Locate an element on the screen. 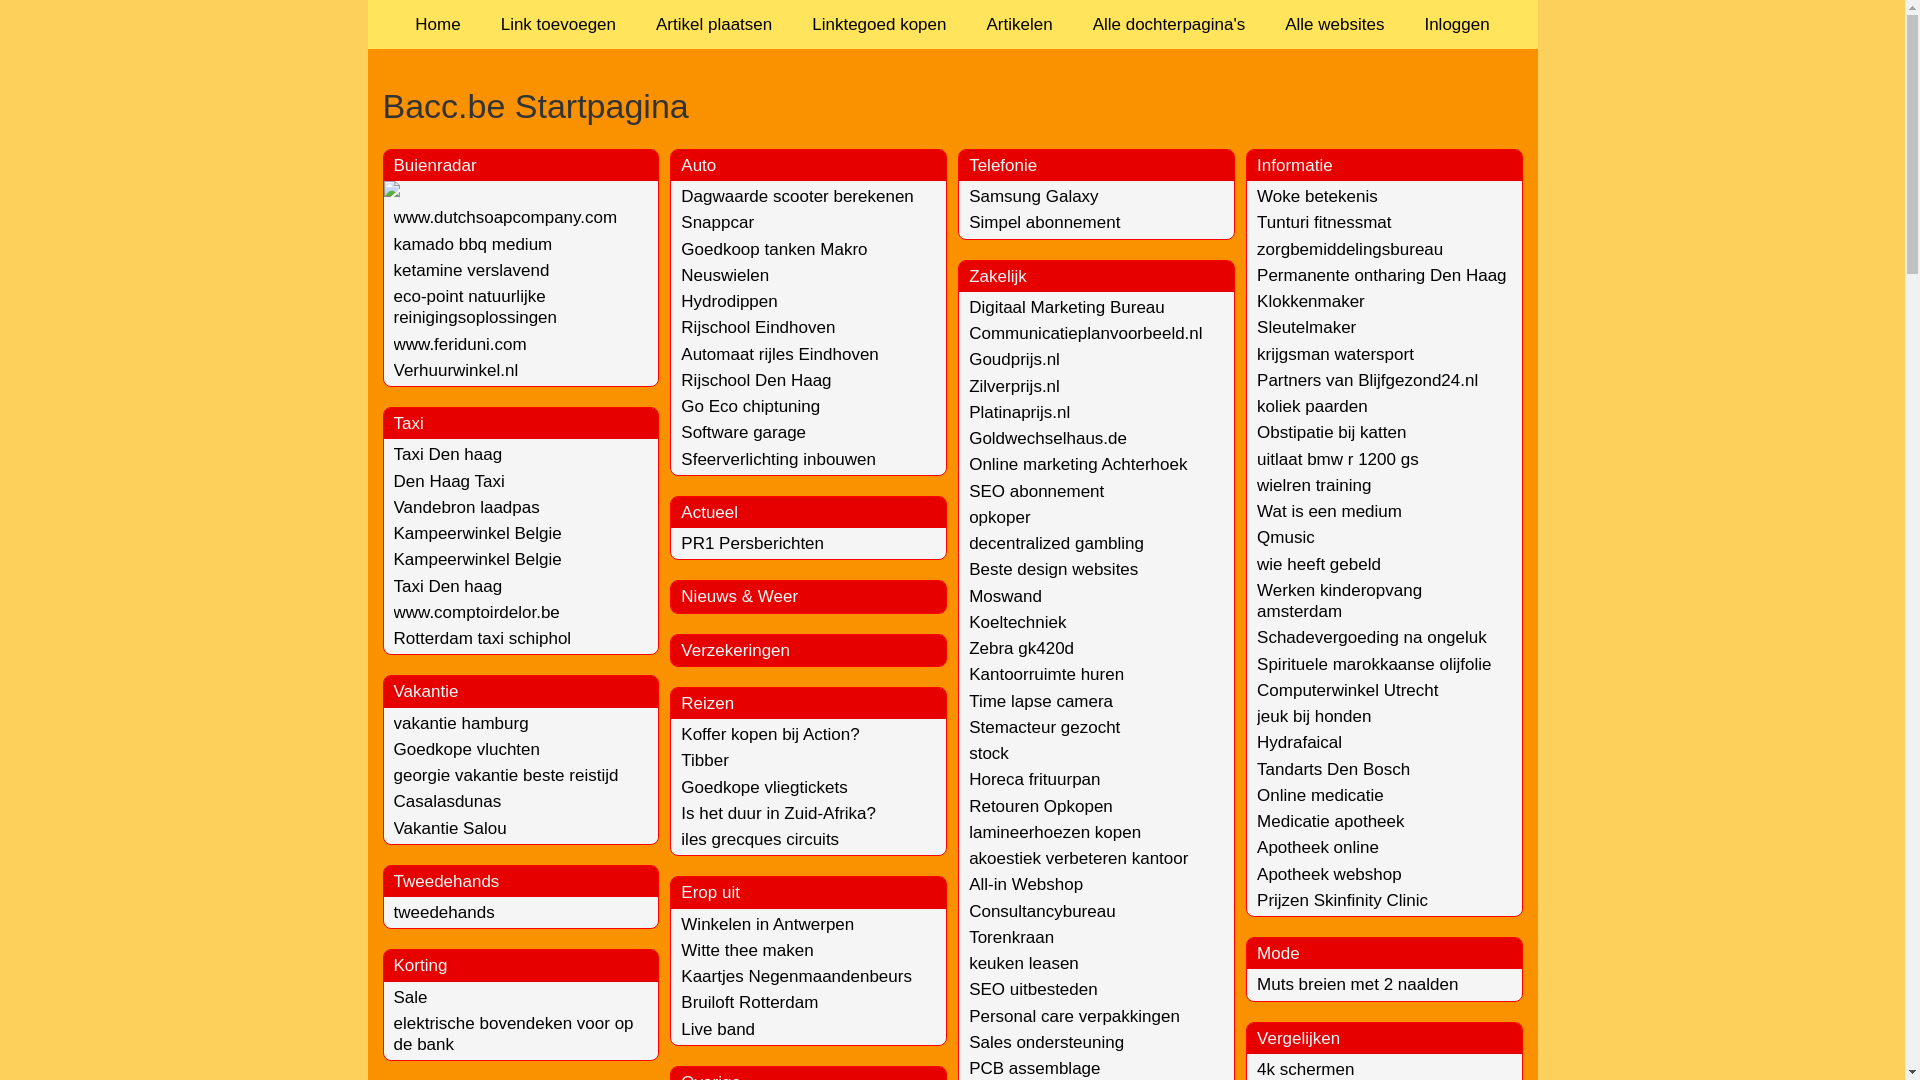 The height and width of the screenshot is (1080, 1920). 'Platinaprijs.nl' is located at coordinates (1019, 411).